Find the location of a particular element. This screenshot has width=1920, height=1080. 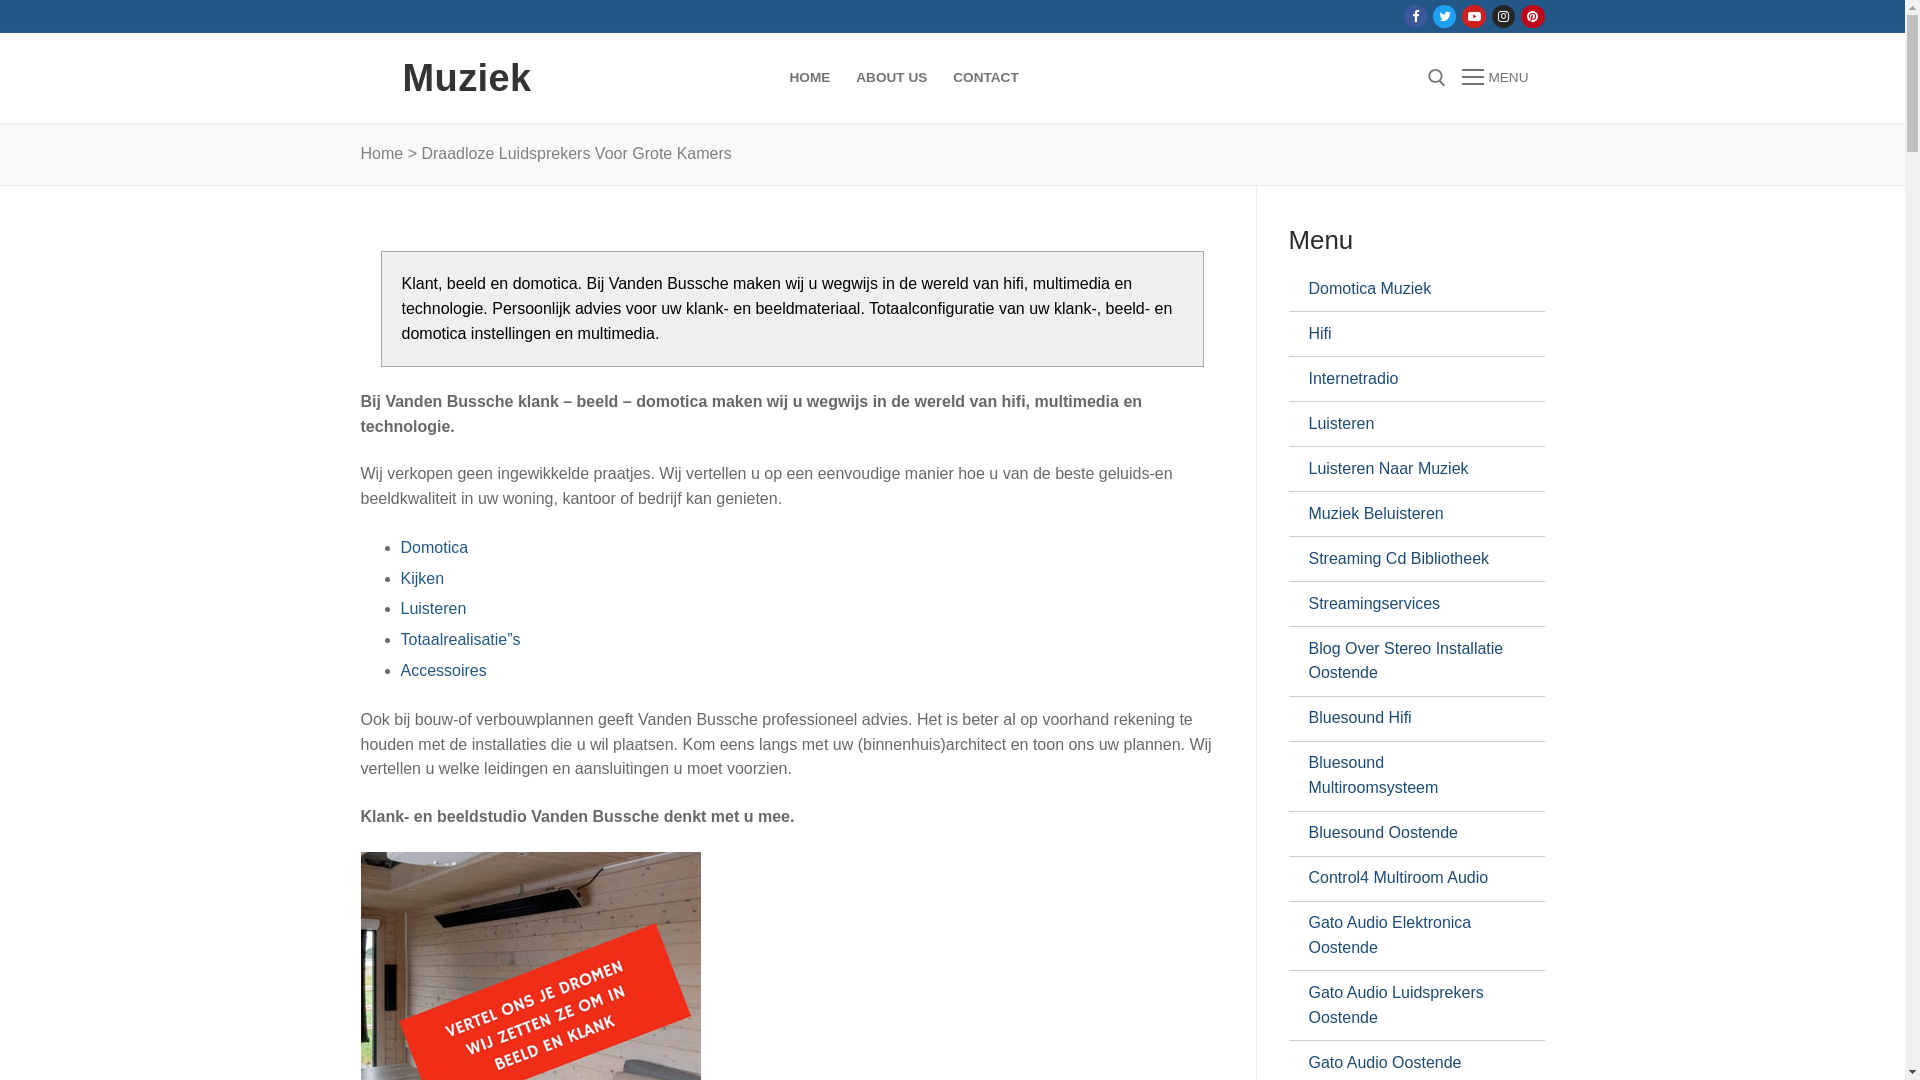

'Instagram' is located at coordinates (1497, 16).